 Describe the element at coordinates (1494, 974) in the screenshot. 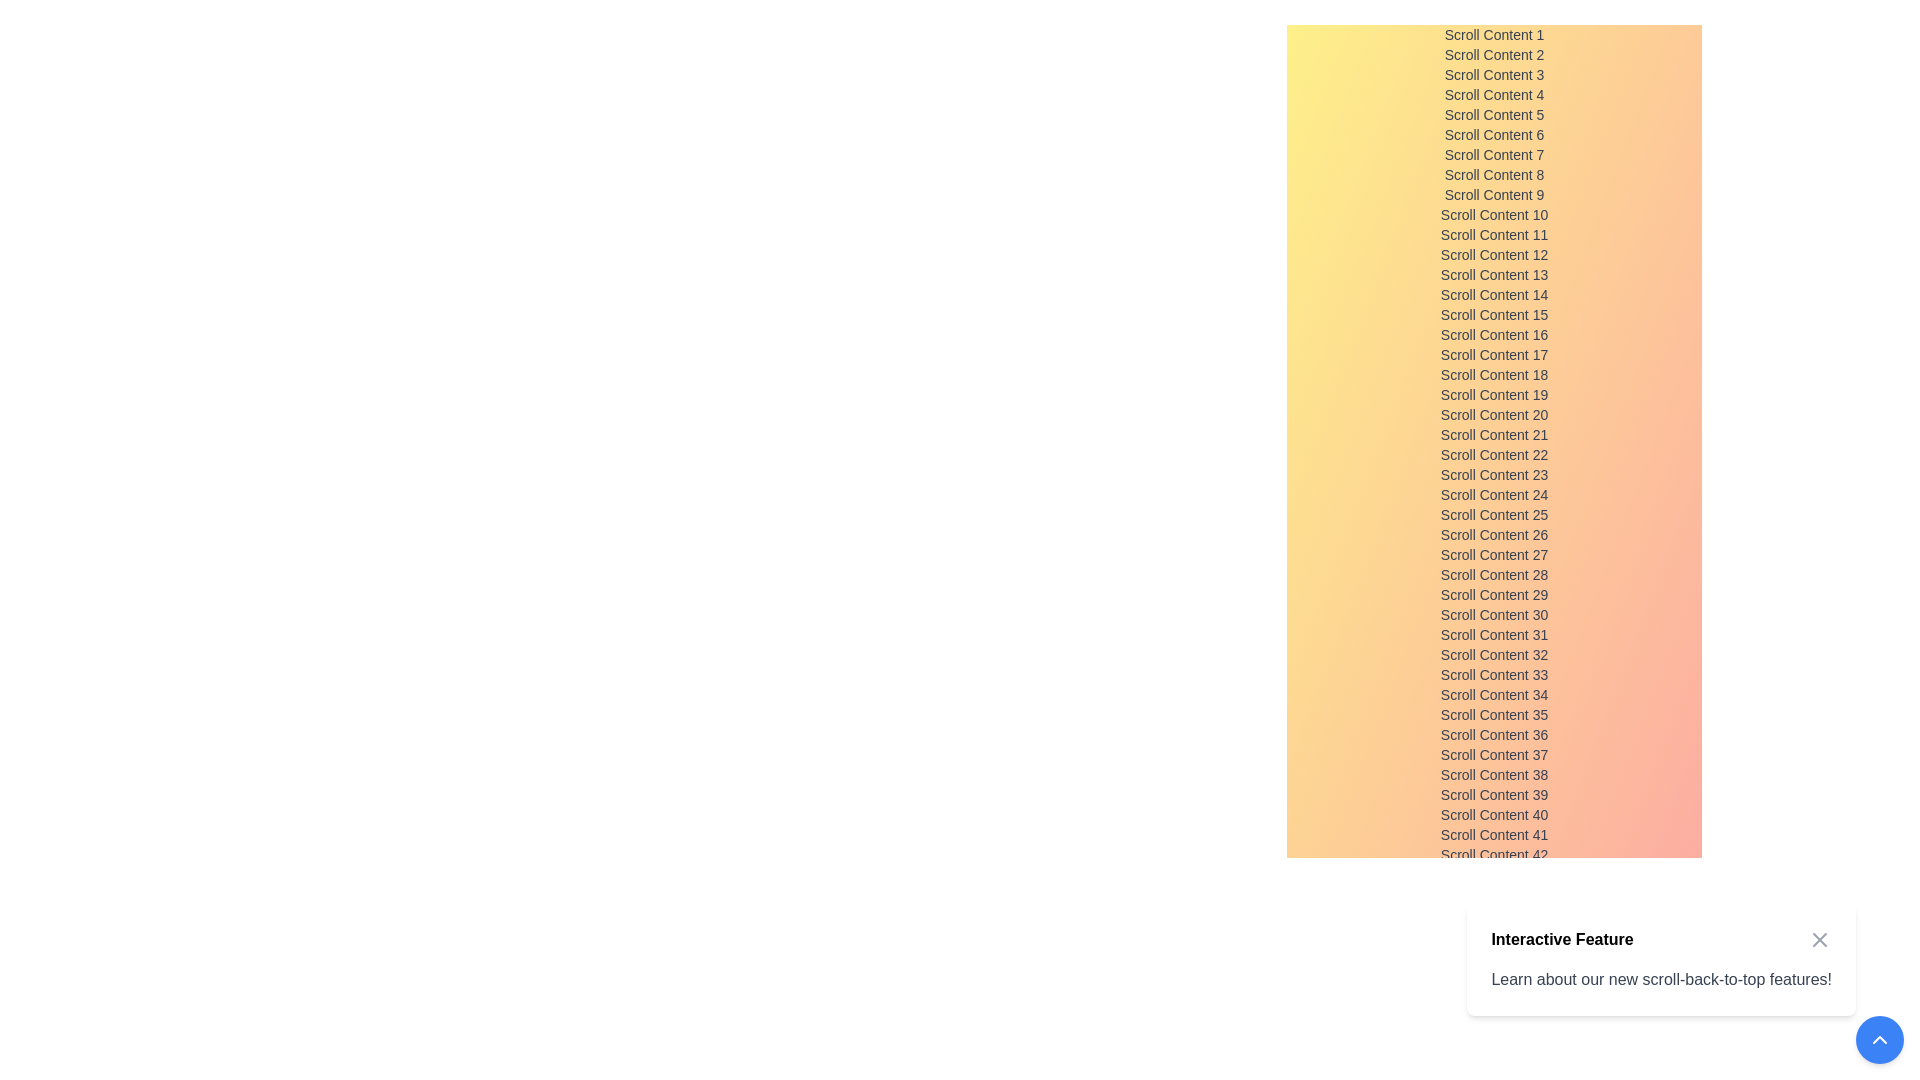

I see `text content of the 'Scroll Content 48' label, which is the 48th item in a vertically scrollable list with a yellow to red gradient background` at that location.